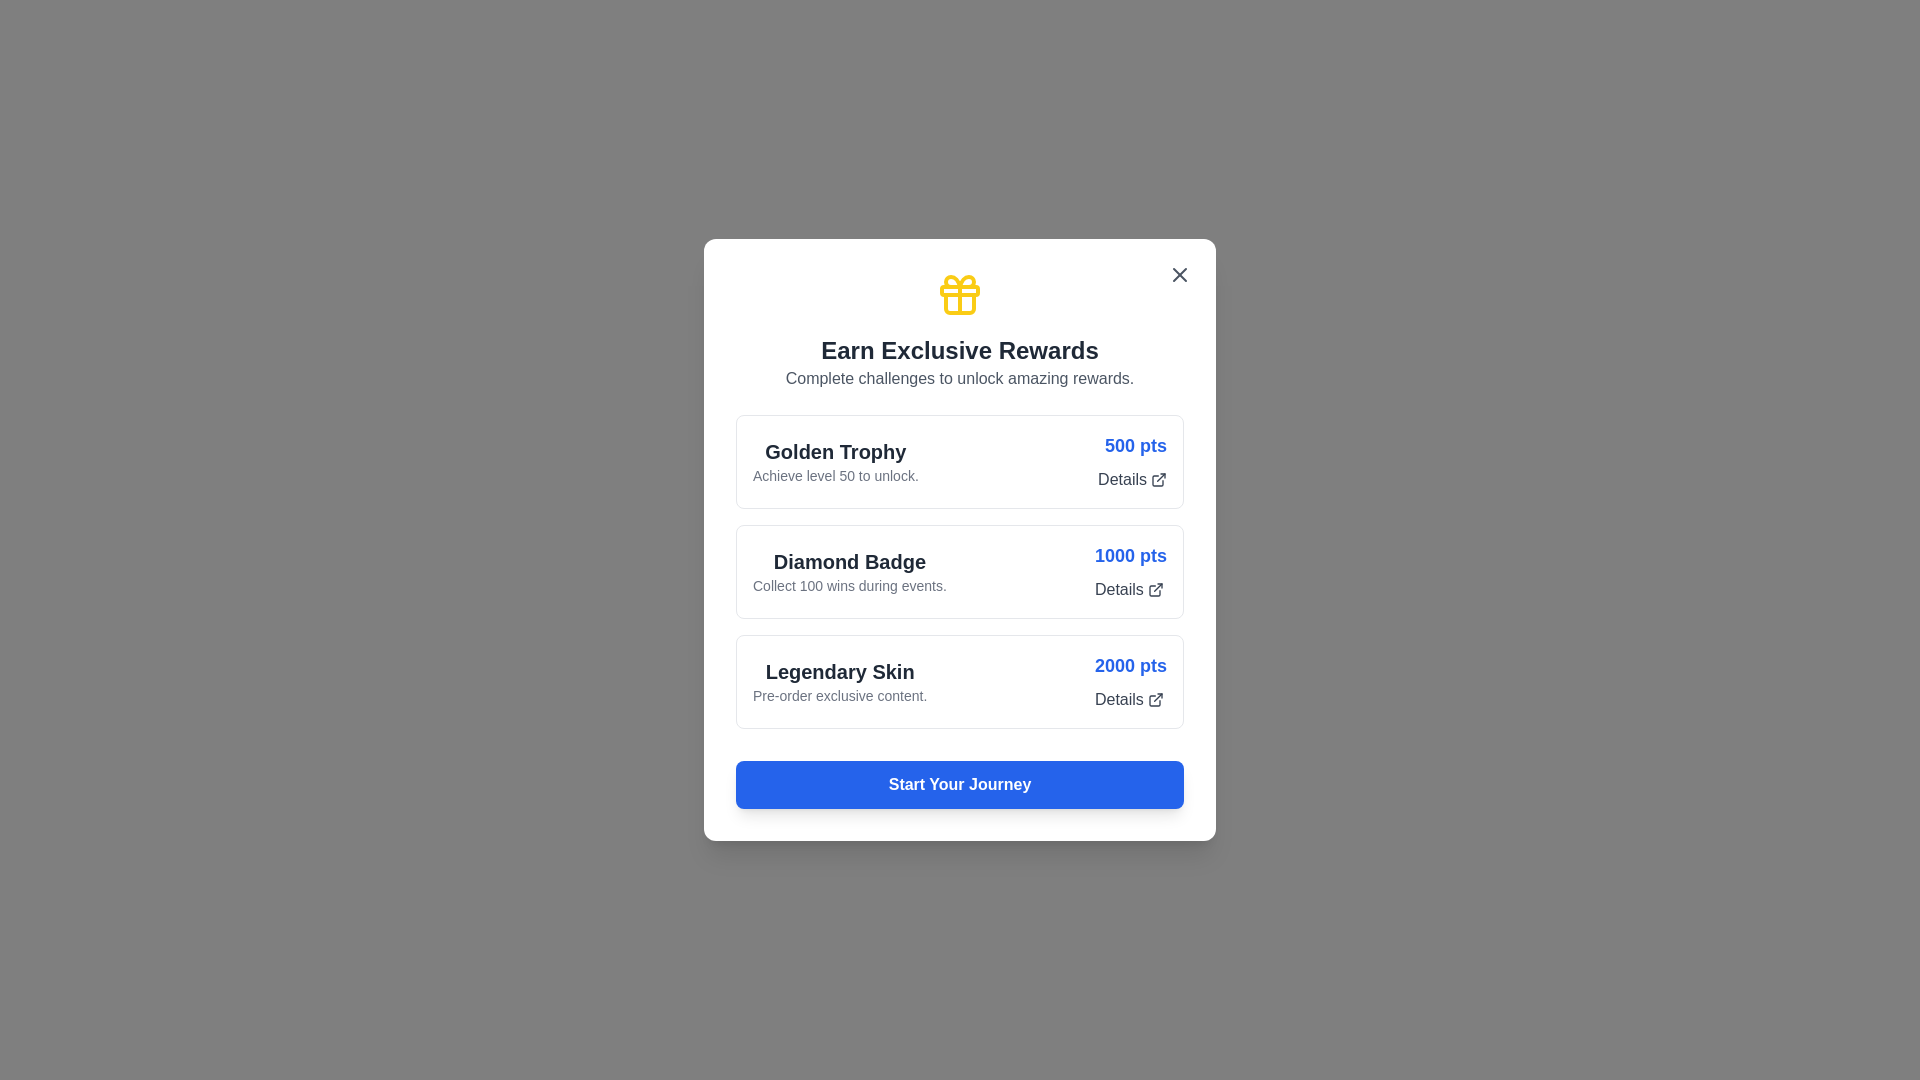 This screenshot has height=1080, width=1920. What do you see at coordinates (960, 304) in the screenshot?
I see `the curved line segment at the bottom of the graphical gift box icon located near the top-center of the modal interface` at bounding box center [960, 304].